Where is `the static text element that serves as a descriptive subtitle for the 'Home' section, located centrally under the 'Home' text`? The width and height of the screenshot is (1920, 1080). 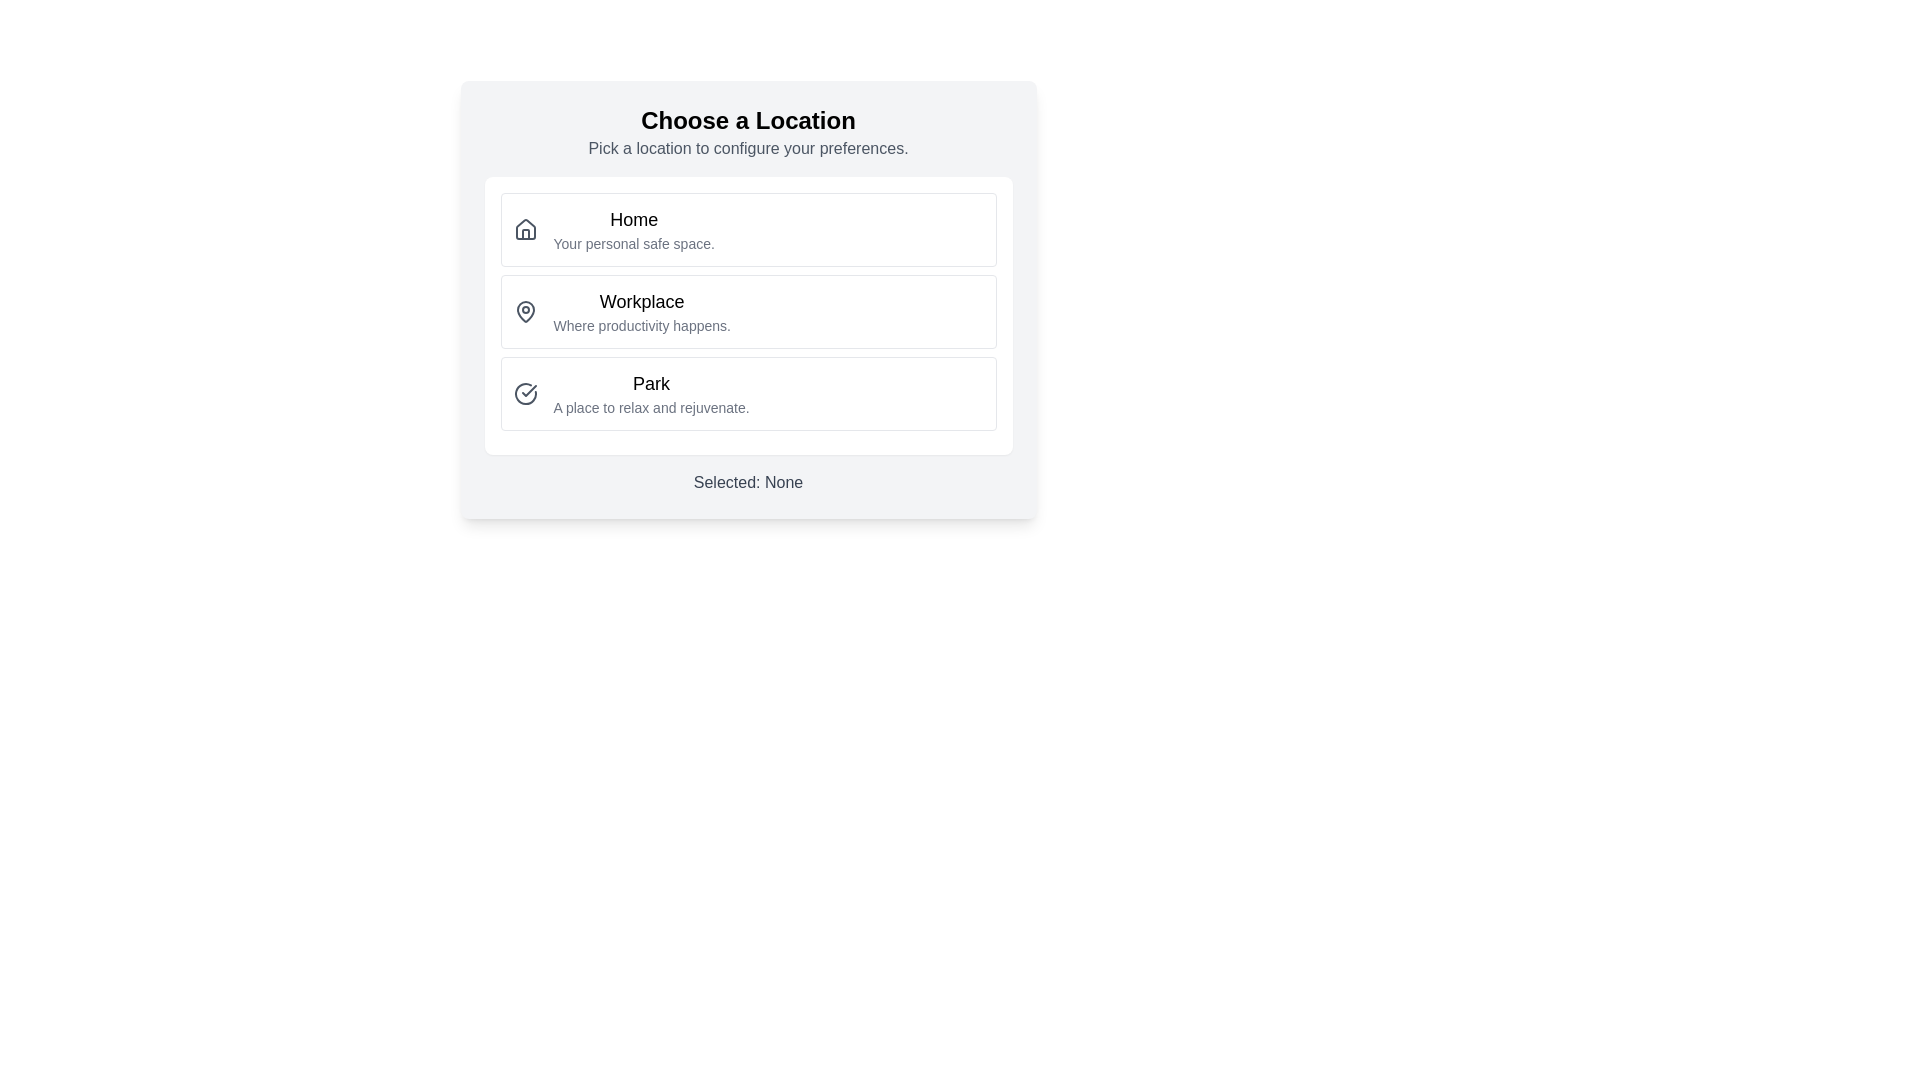 the static text element that serves as a descriptive subtitle for the 'Home' section, located centrally under the 'Home' text is located at coordinates (633, 242).